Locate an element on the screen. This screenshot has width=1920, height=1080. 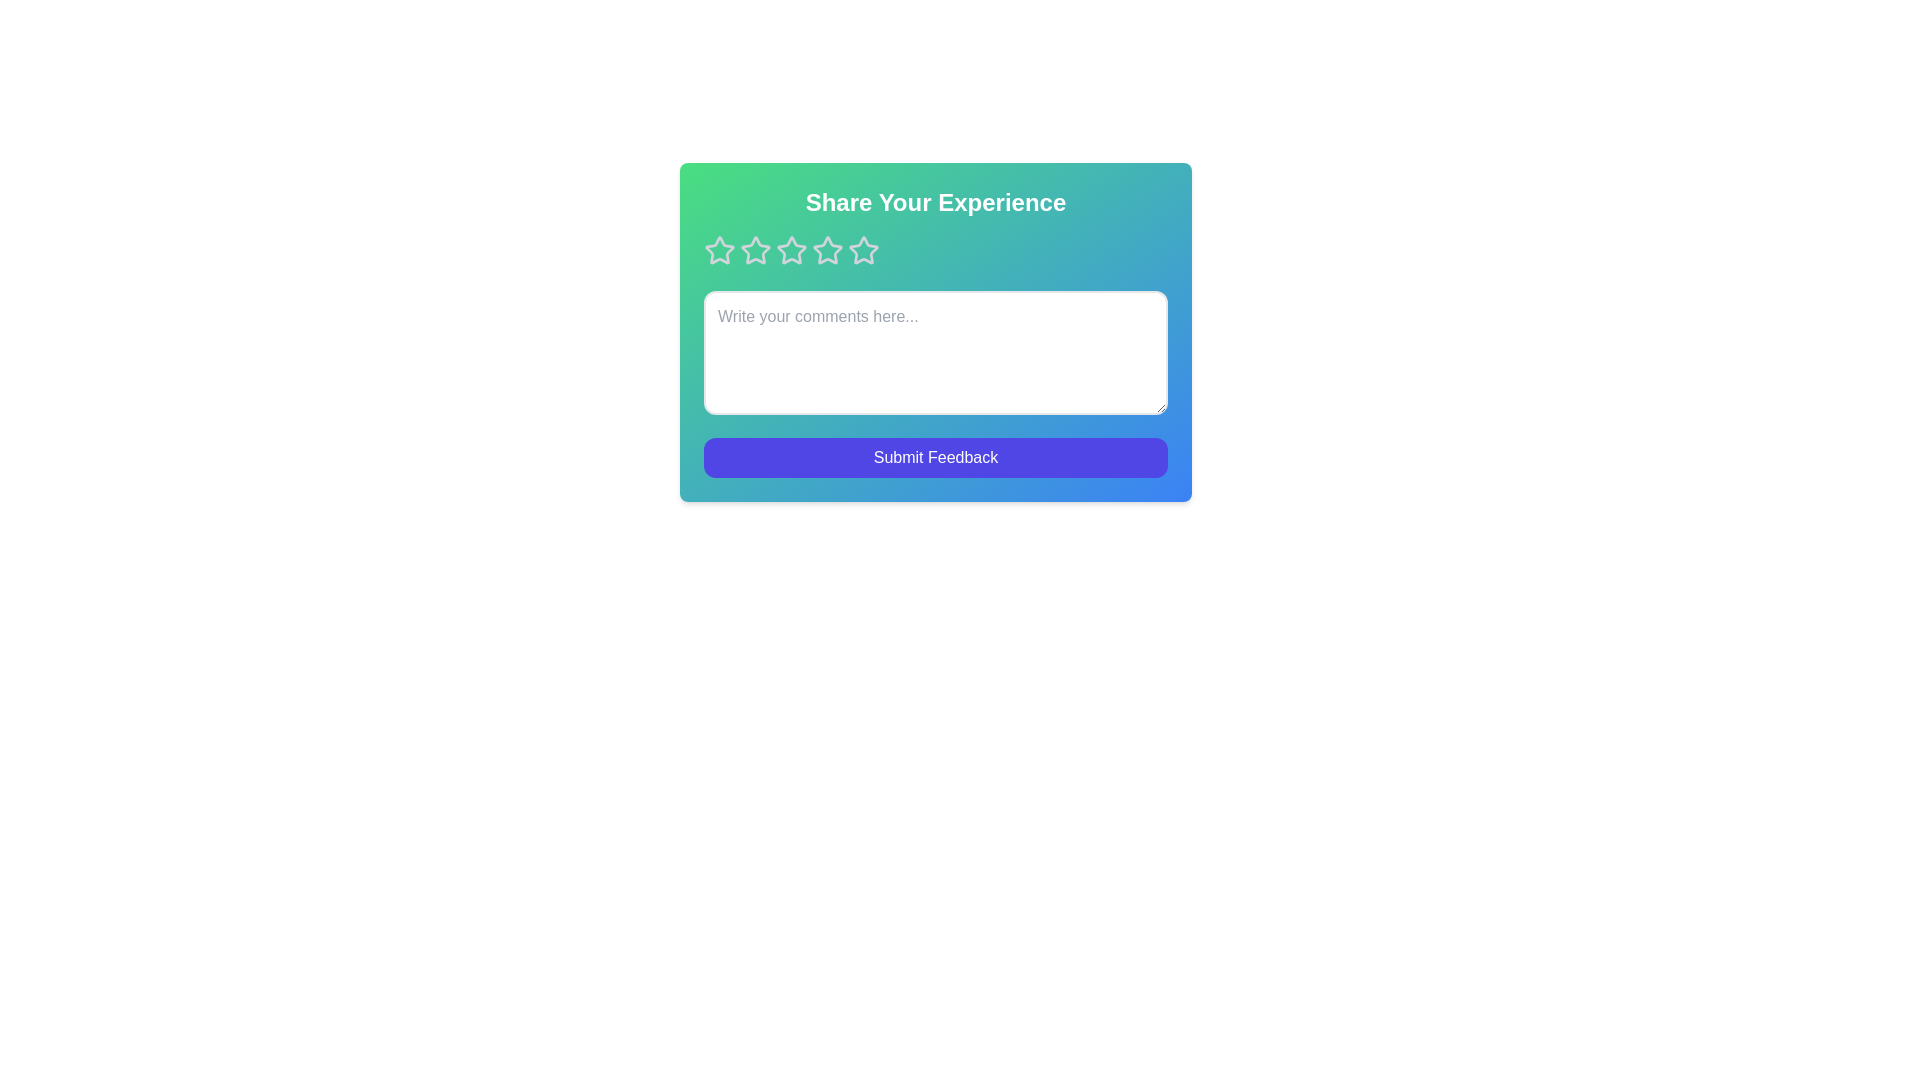
the star corresponding to 4 stars to preview the rating is located at coordinates (828, 249).